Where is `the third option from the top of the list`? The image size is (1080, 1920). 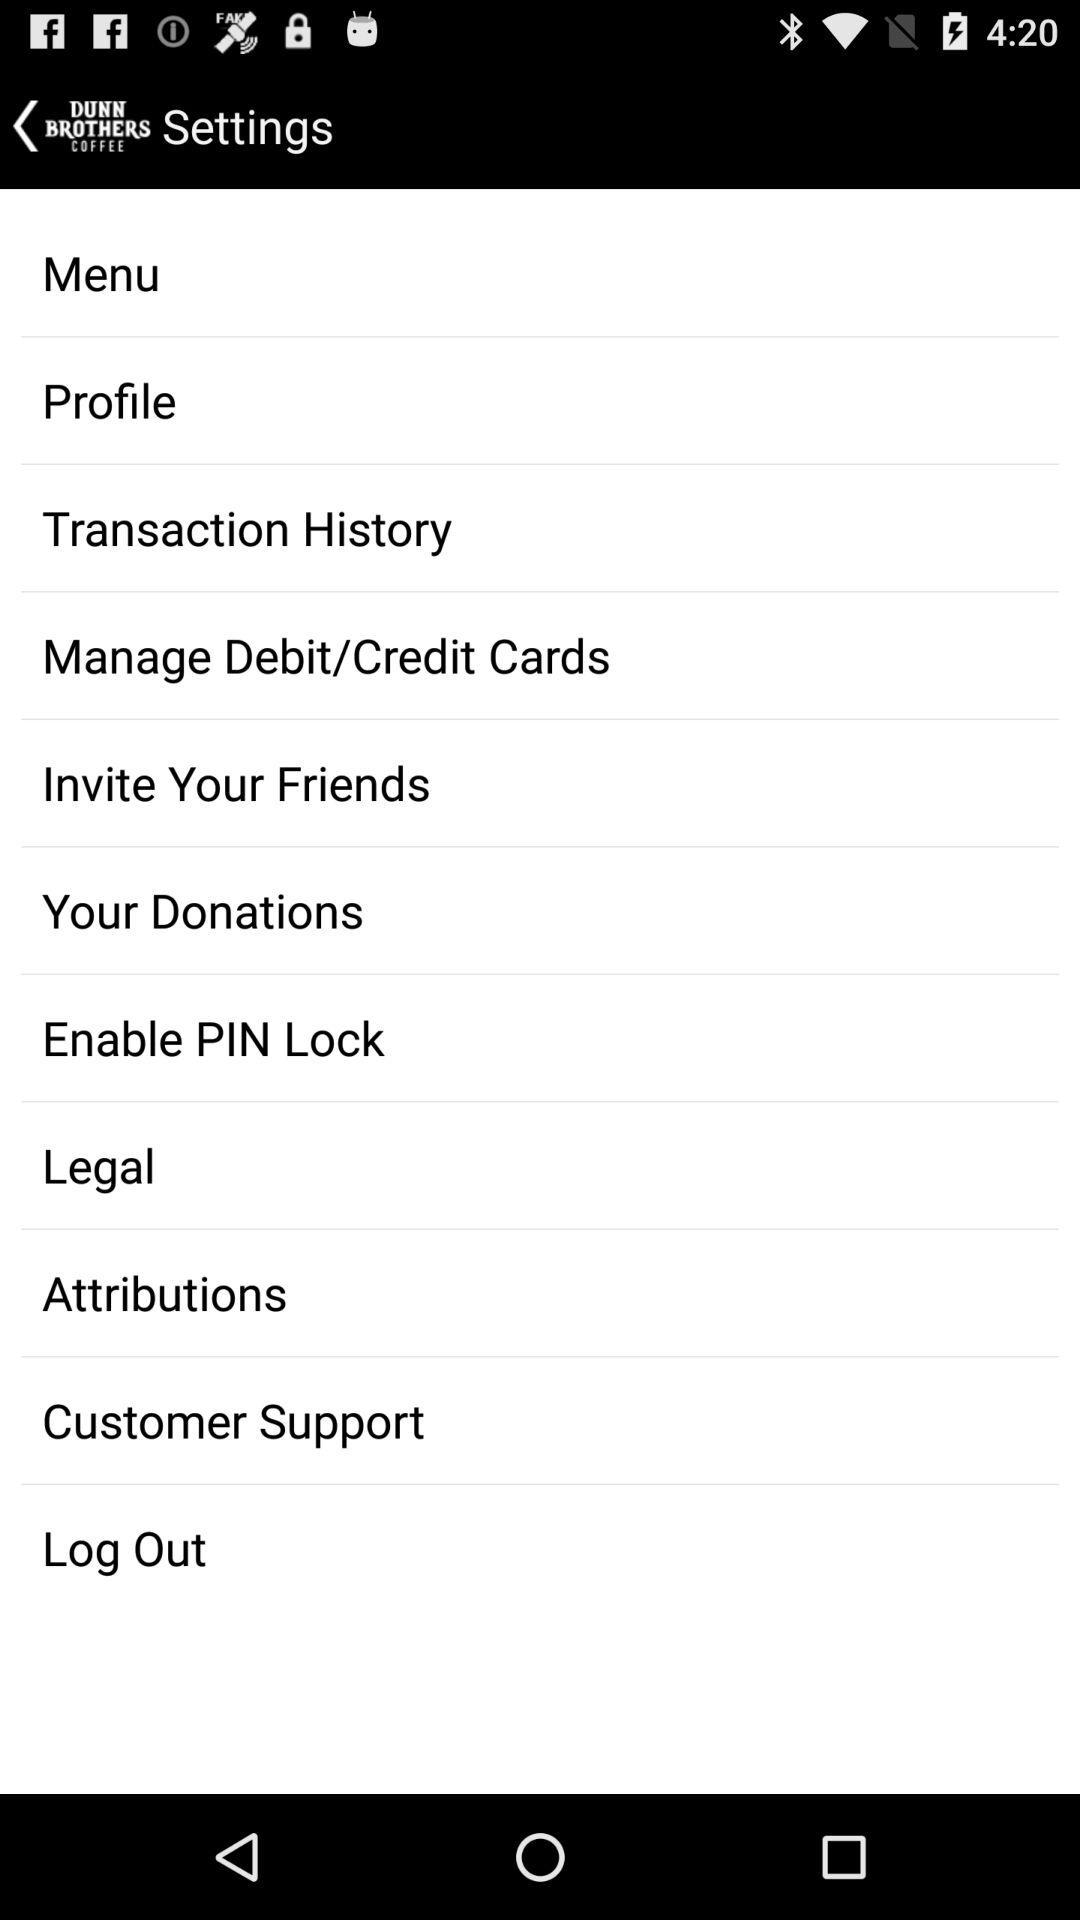
the third option from the top of the list is located at coordinates (540, 528).